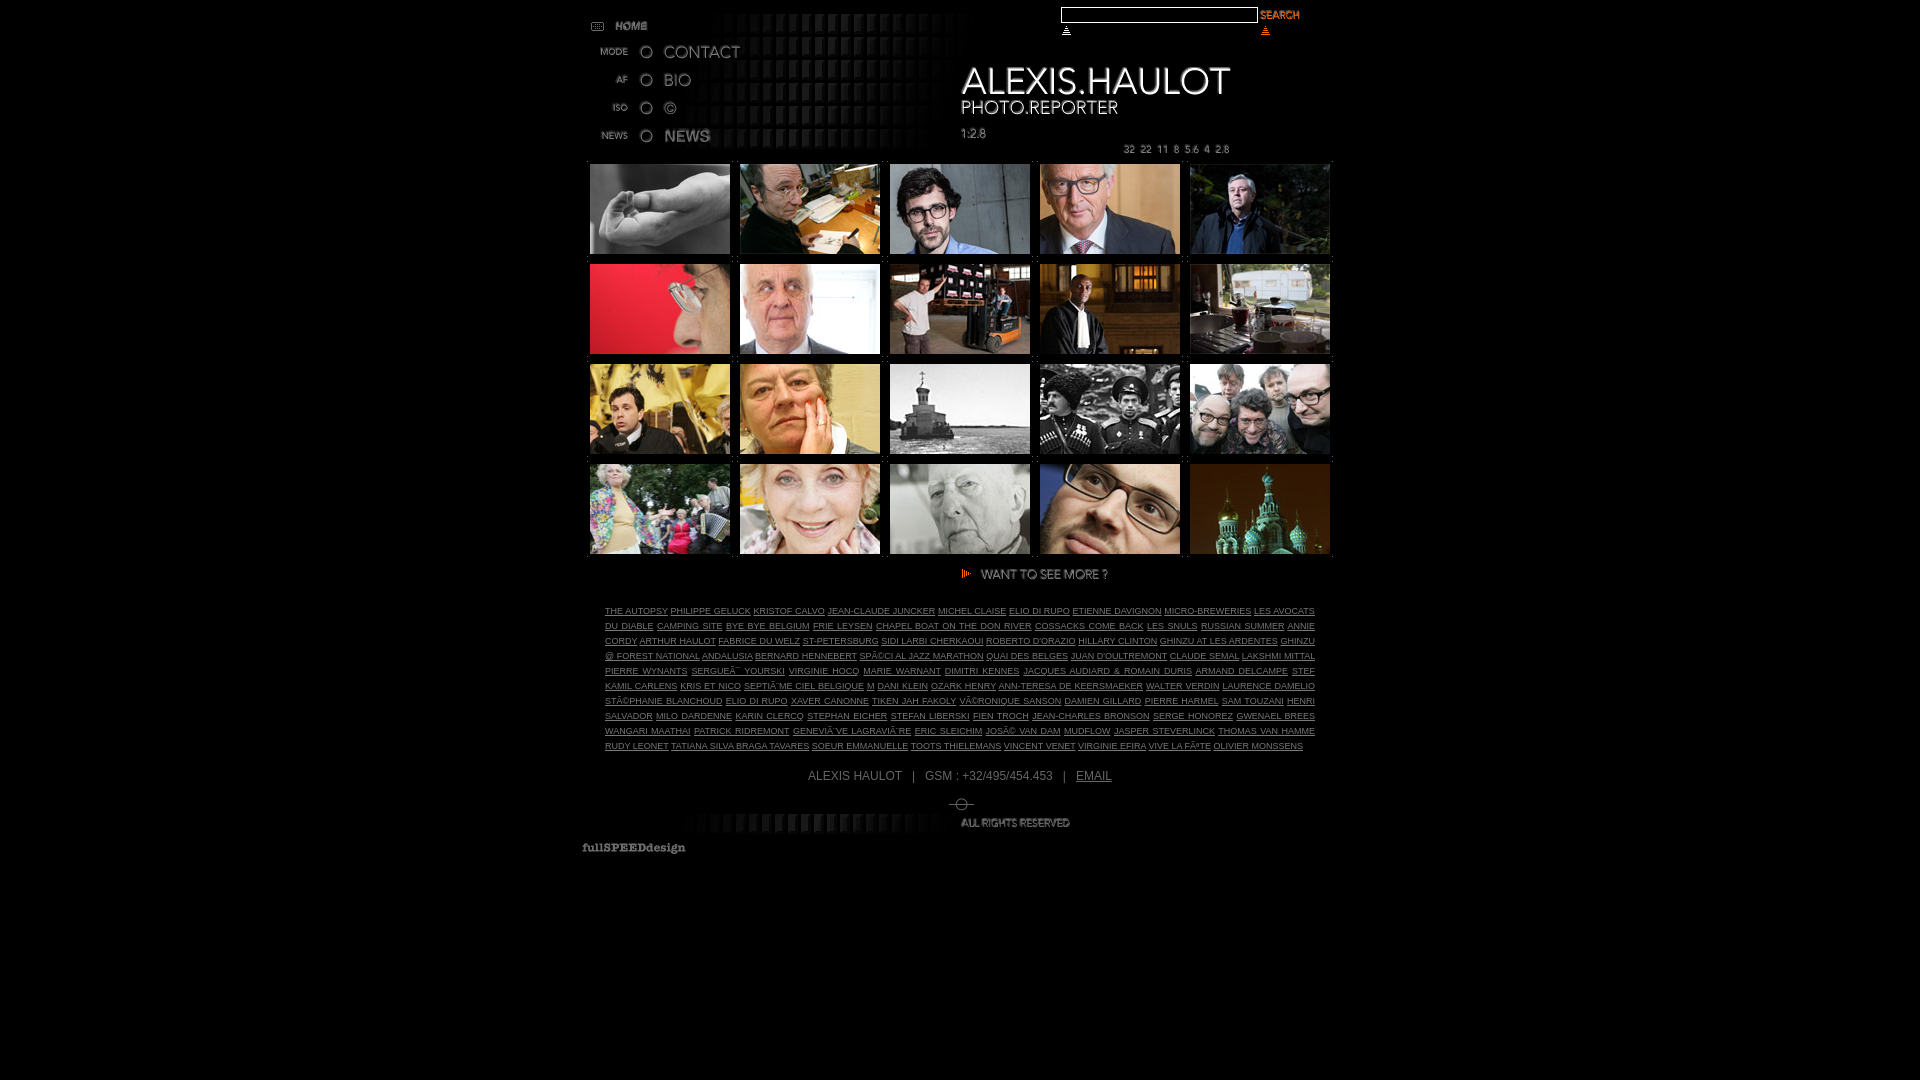 This screenshot has height=1080, width=1920. I want to click on 'FIEN TROCH', so click(1001, 715).